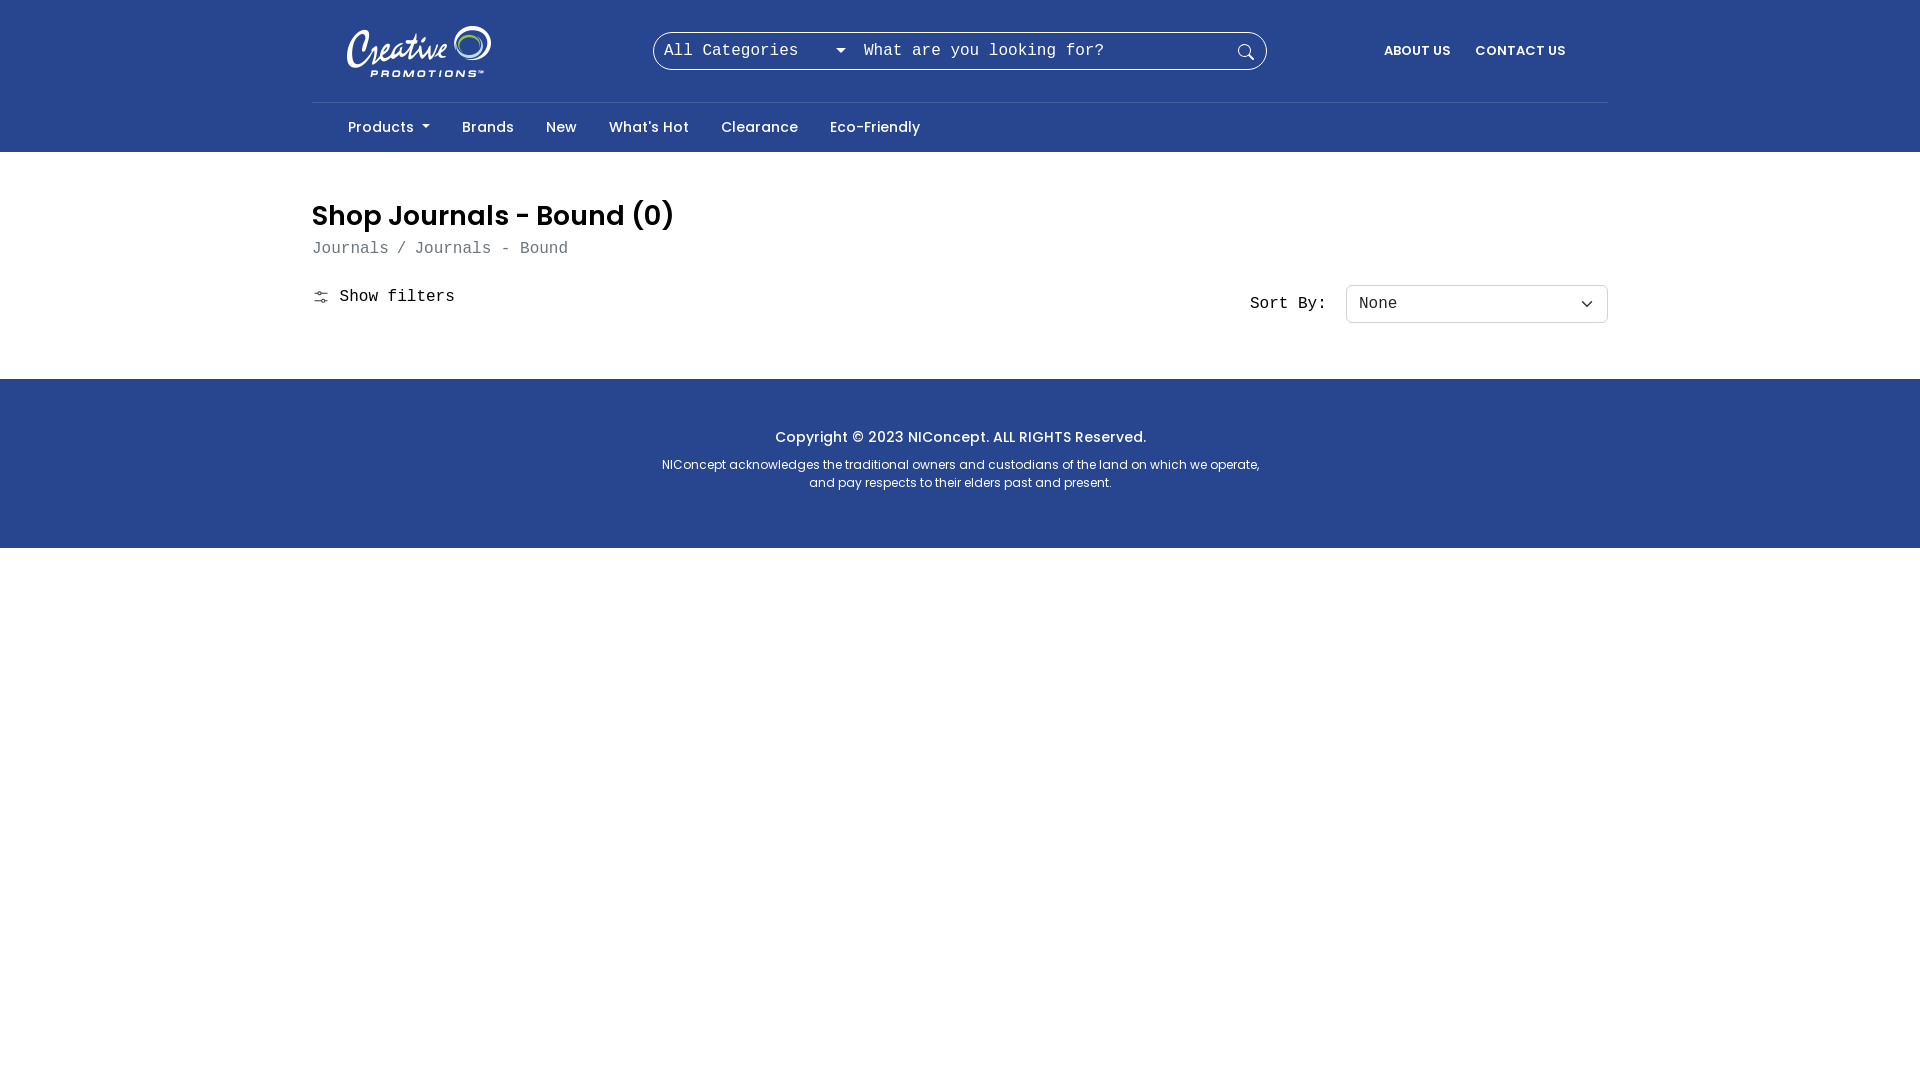 This screenshot has width=1920, height=1080. Describe the element at coordinates (1416, 49) in the screenshot. I see `'ABOUT US'` at that location.